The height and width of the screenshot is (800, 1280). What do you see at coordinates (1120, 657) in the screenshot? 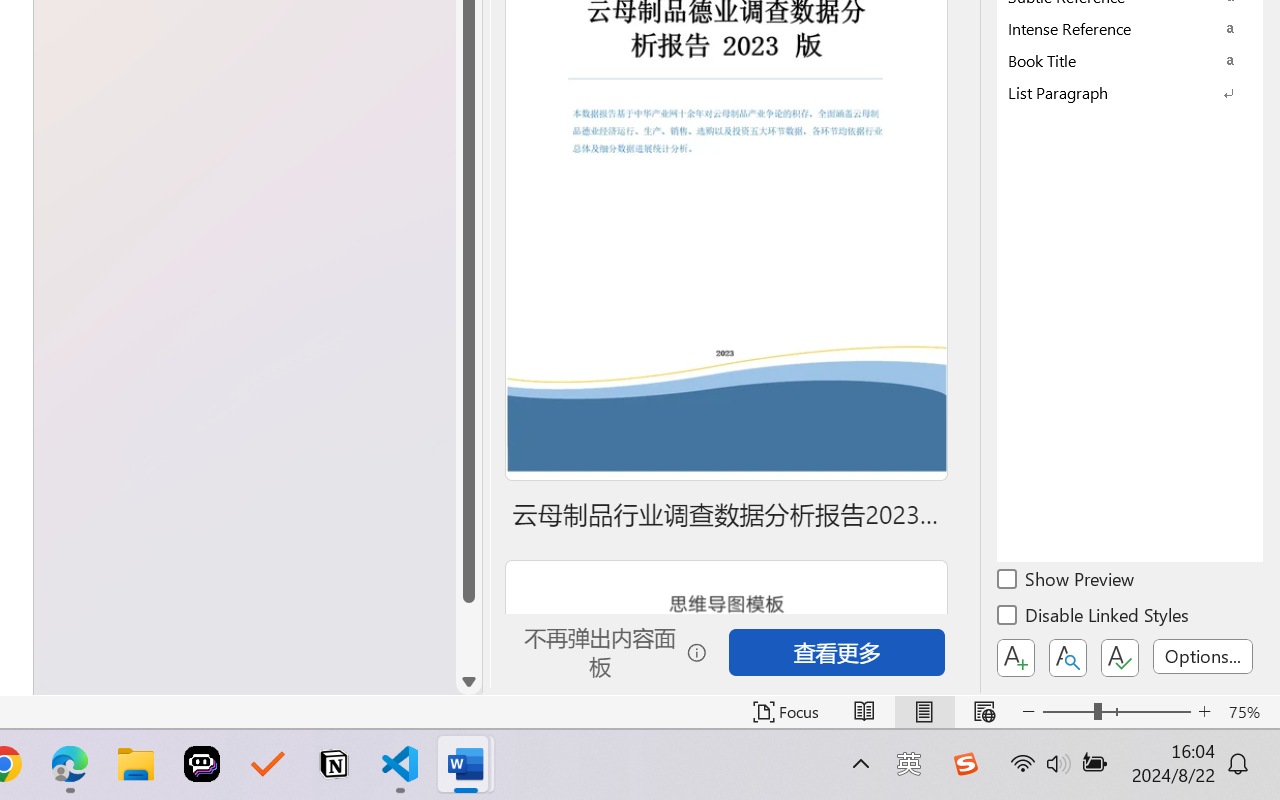
I see `'Class: NetUIButton'` at bounding box center [1120, 657].